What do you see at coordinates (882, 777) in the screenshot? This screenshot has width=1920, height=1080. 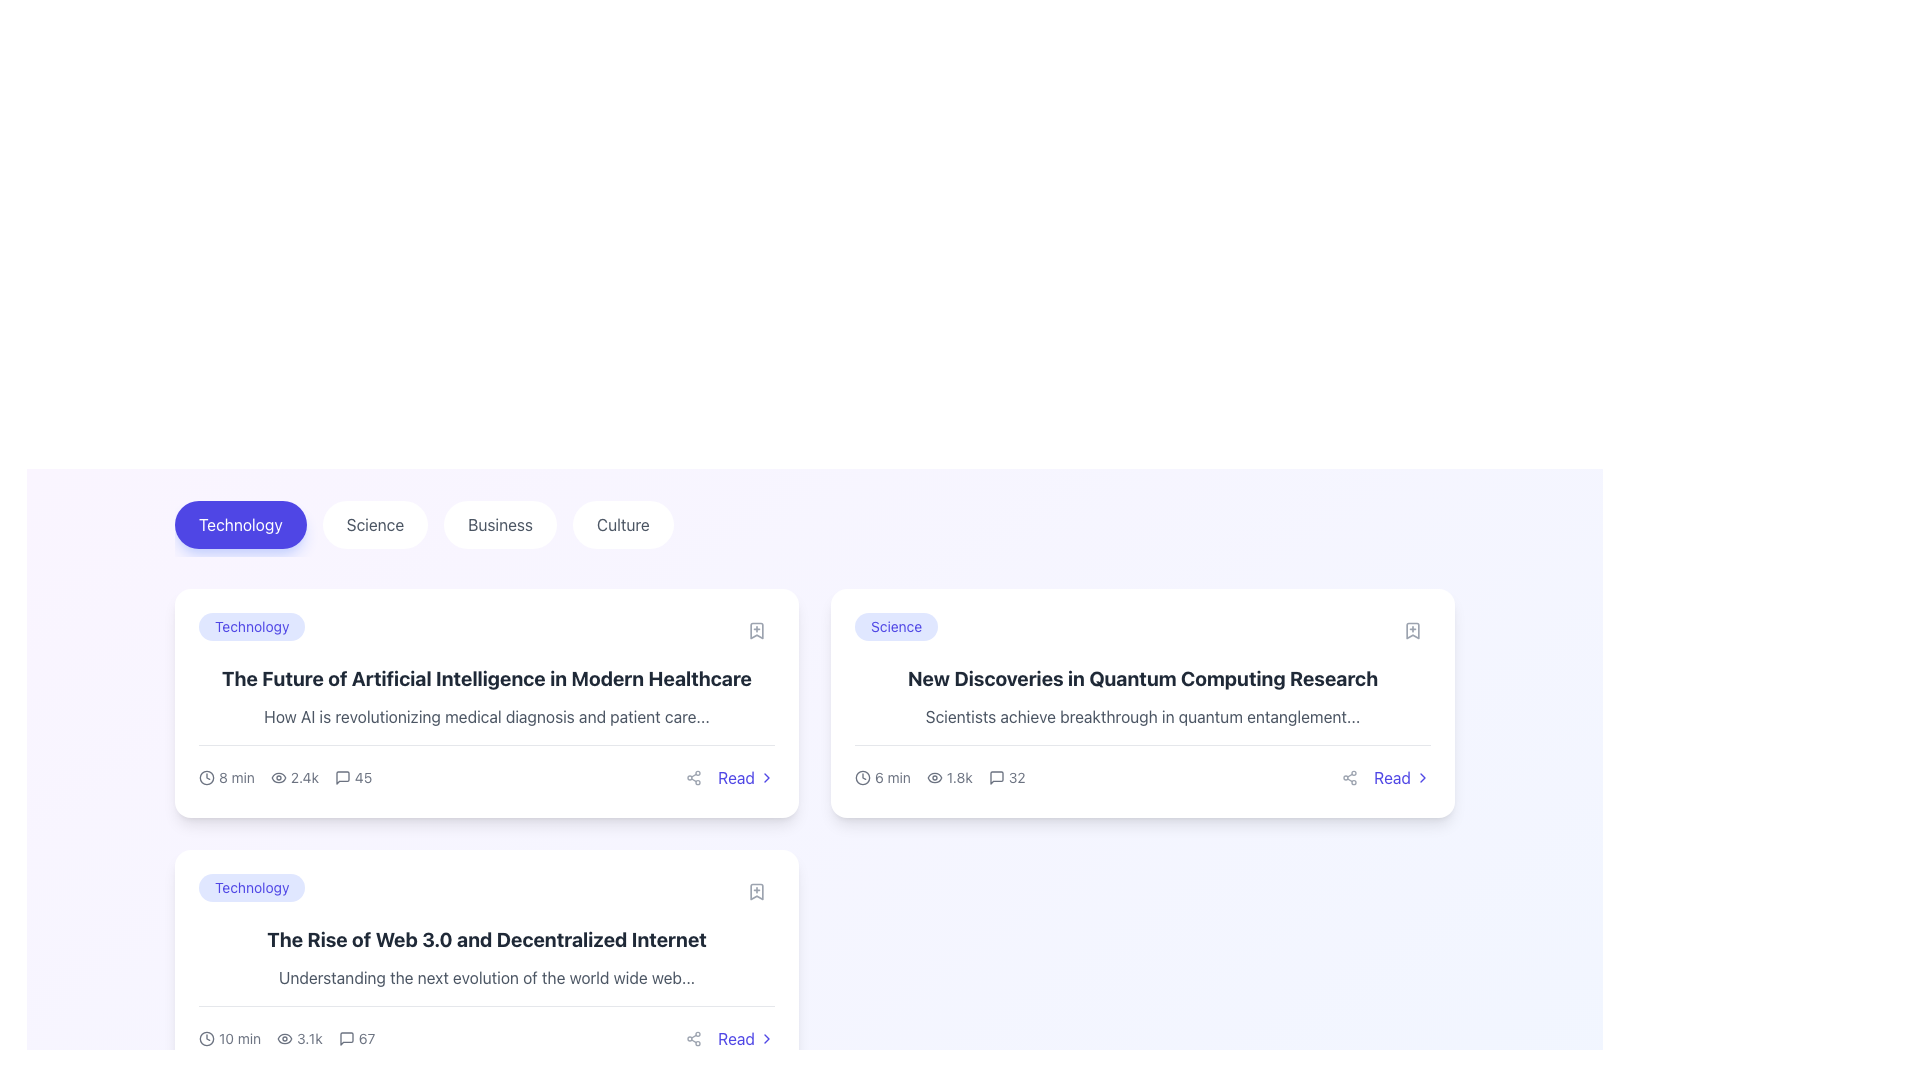 I see `the icon indicating the estimated reading duration for the article titled 'New Discoveries in Quantum Computing Research' located at the bottom-left corner of the content card` at bounding box center [882, 777].